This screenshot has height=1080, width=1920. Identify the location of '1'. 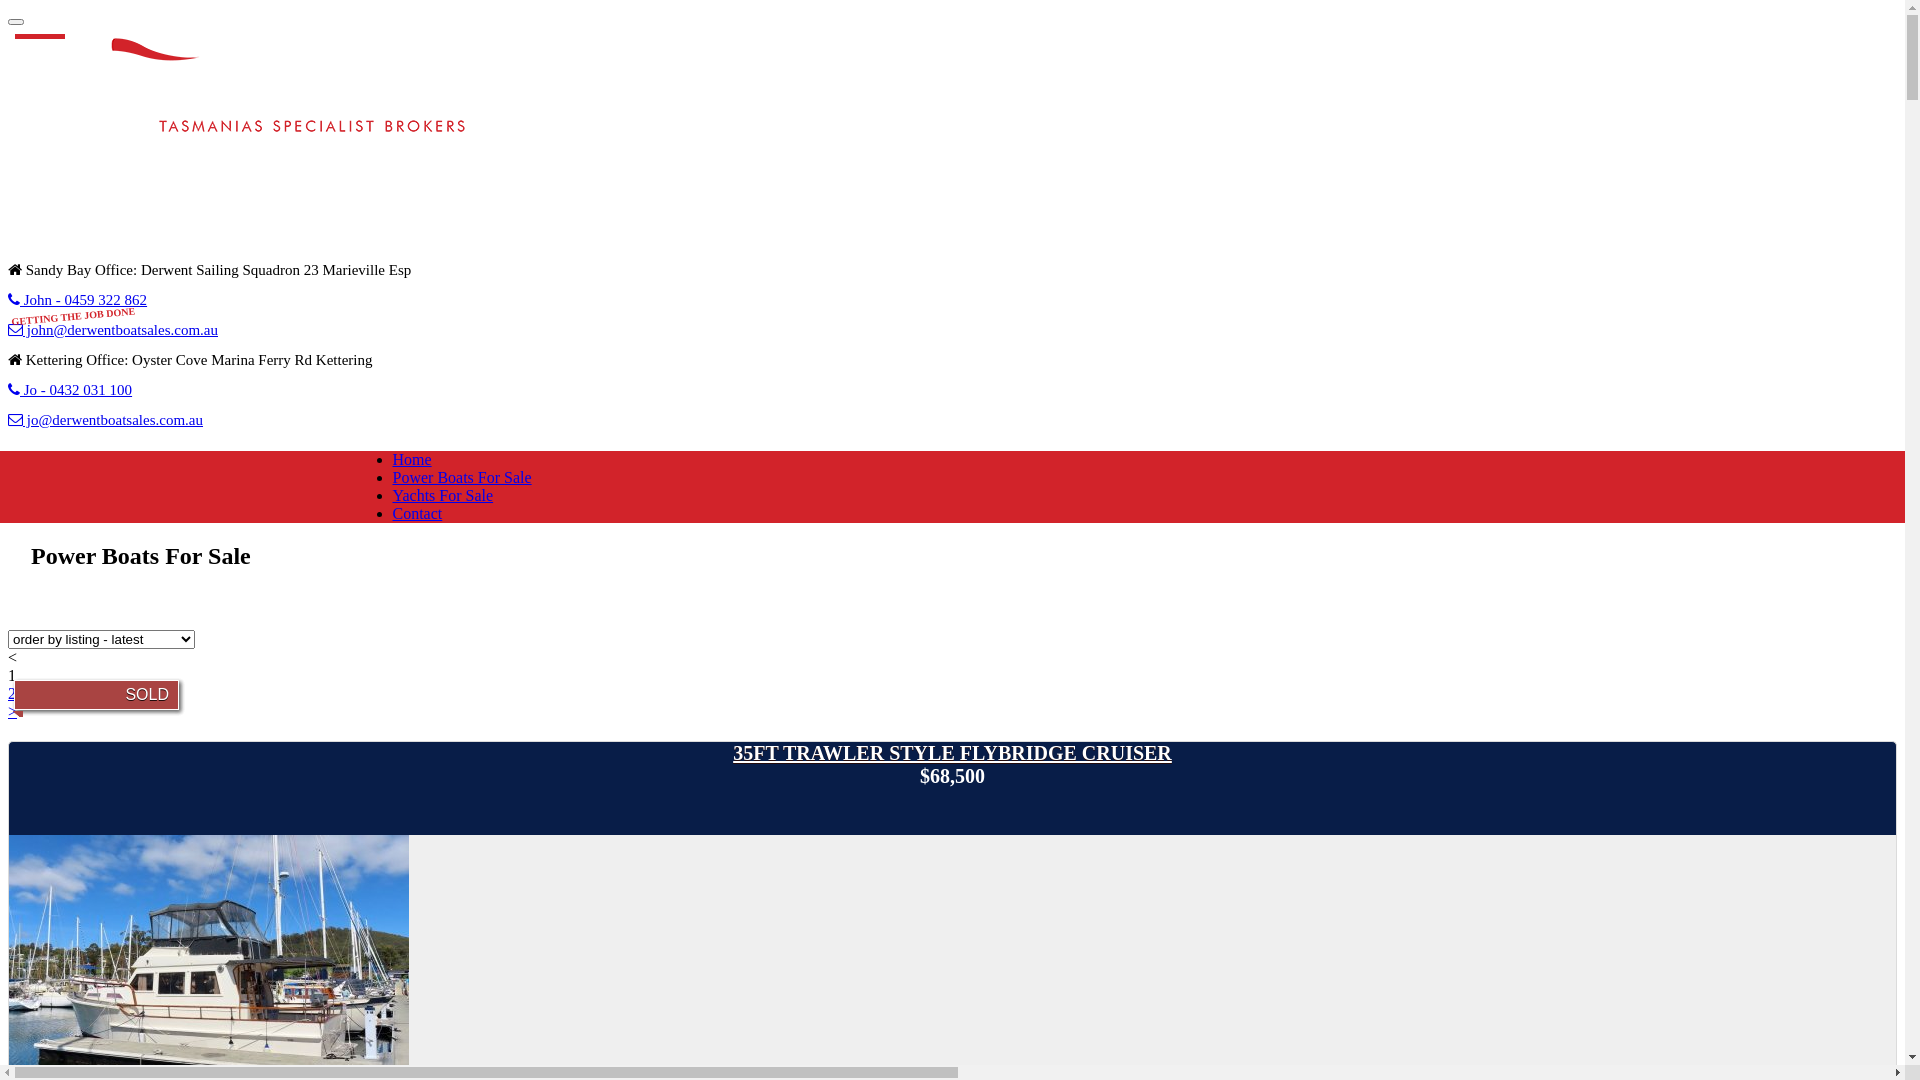
(8, 675).